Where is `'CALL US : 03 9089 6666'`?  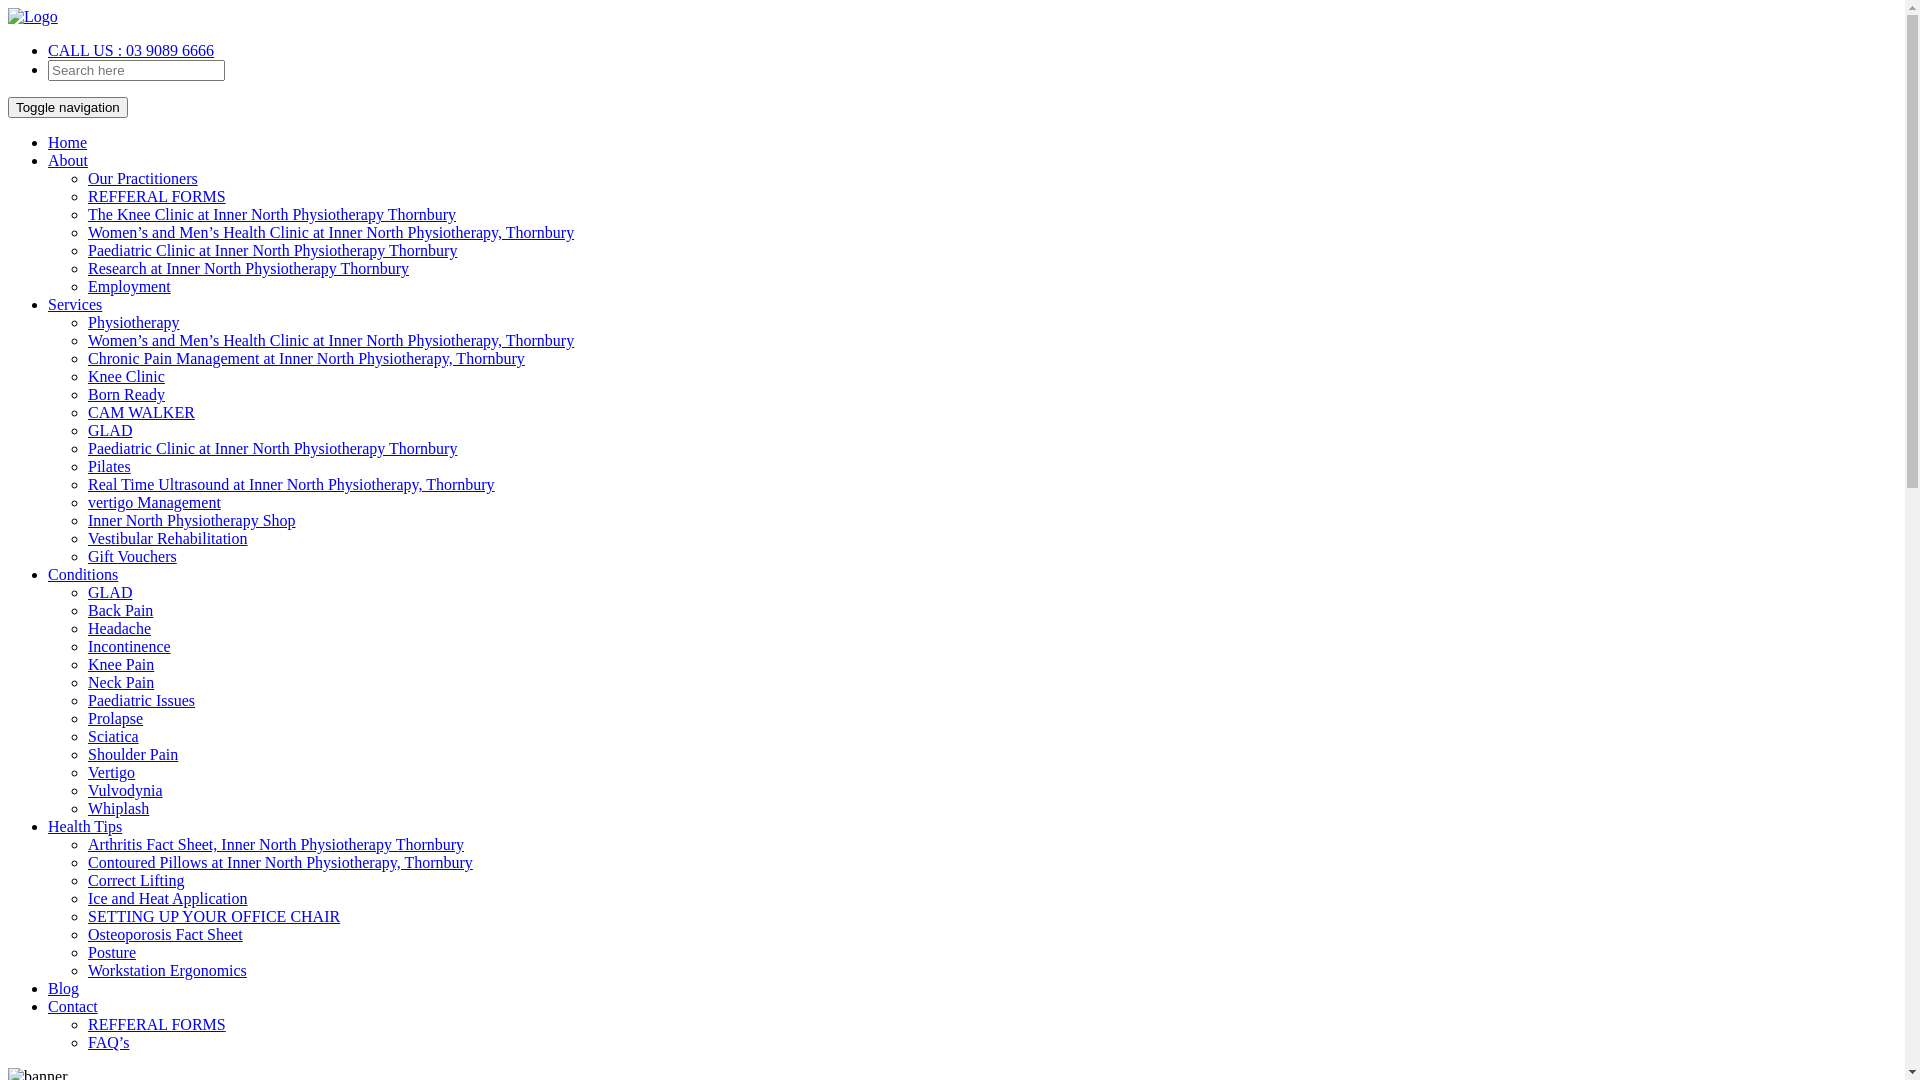 'CALL US : 03 9089 6666' is located at coordinates (129, 49).